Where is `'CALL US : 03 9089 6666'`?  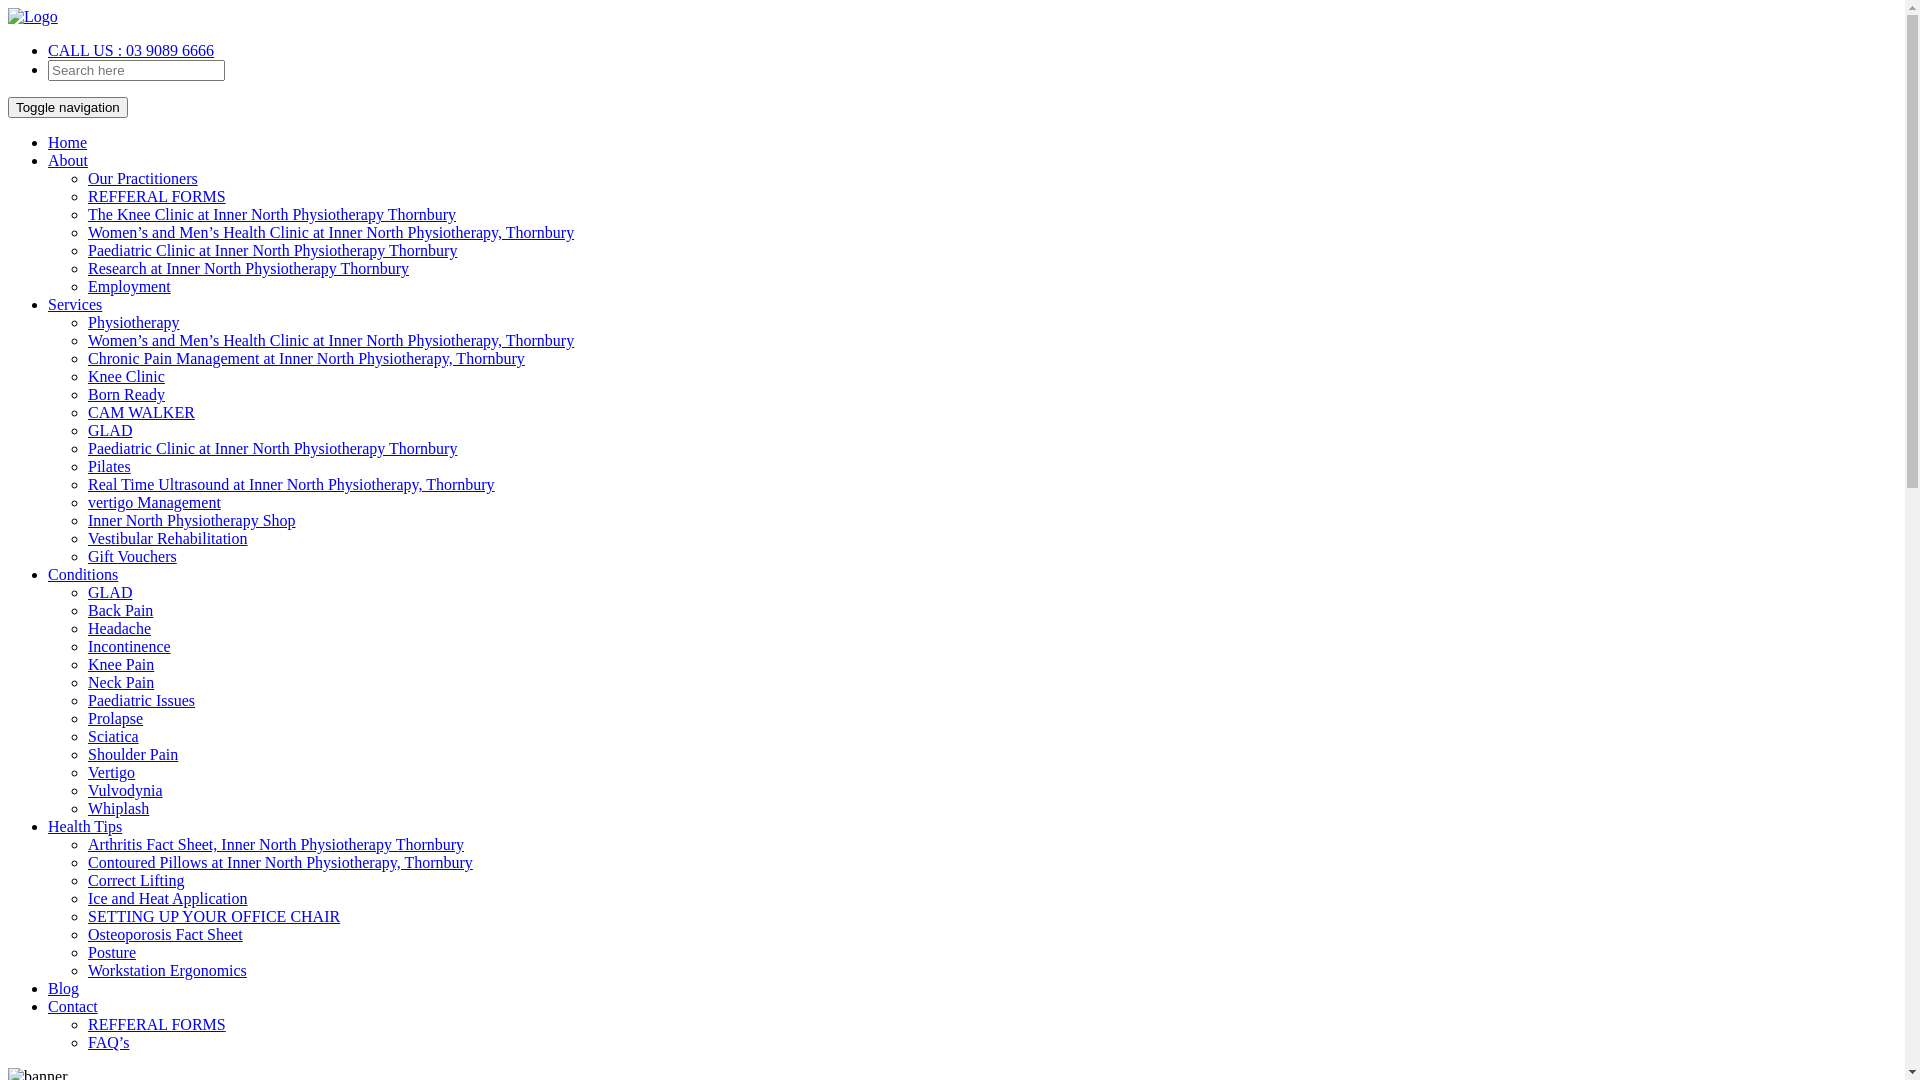 'CALL US : 03 9089 6666' is located at coordinates (129, 49).